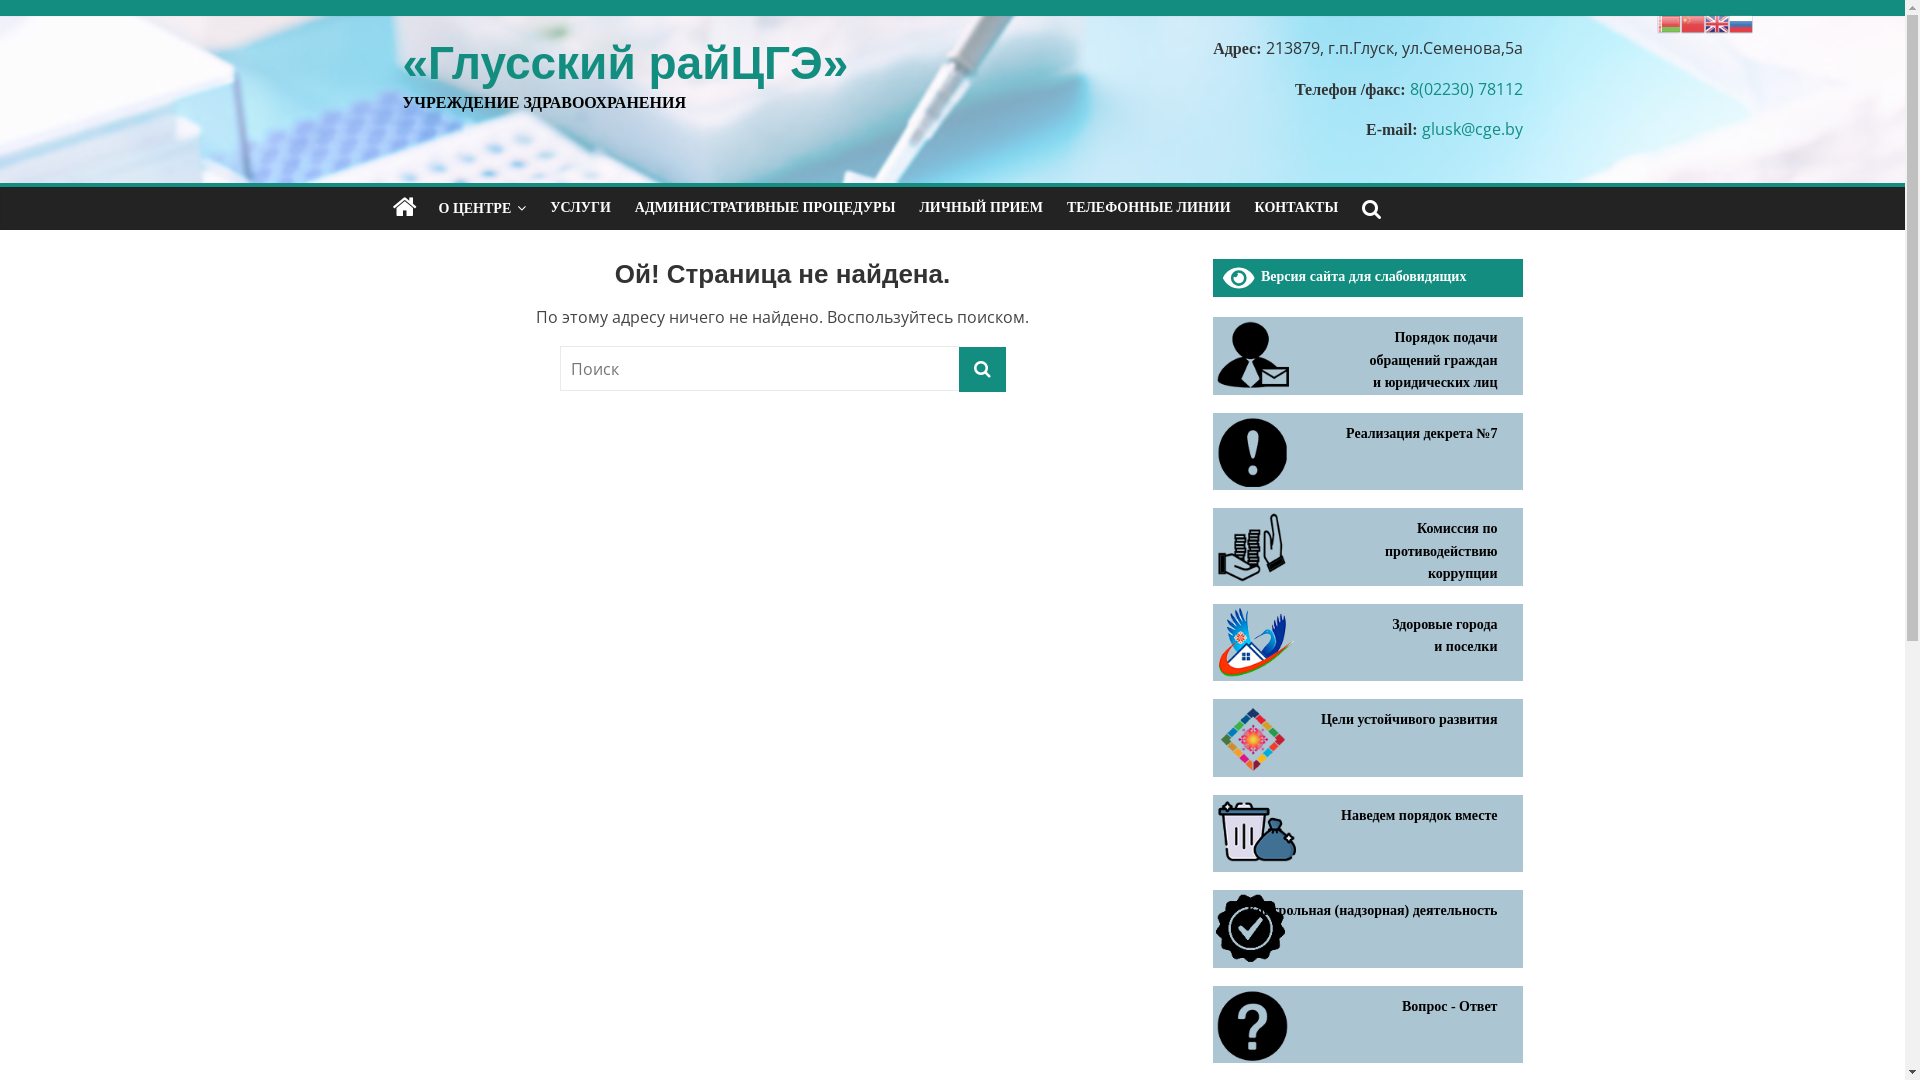 The width and height of the screenshot is (1920, 1080). Describe the element at coordinates (1716, 22) in the screenshot. I see `'English'` at that location.